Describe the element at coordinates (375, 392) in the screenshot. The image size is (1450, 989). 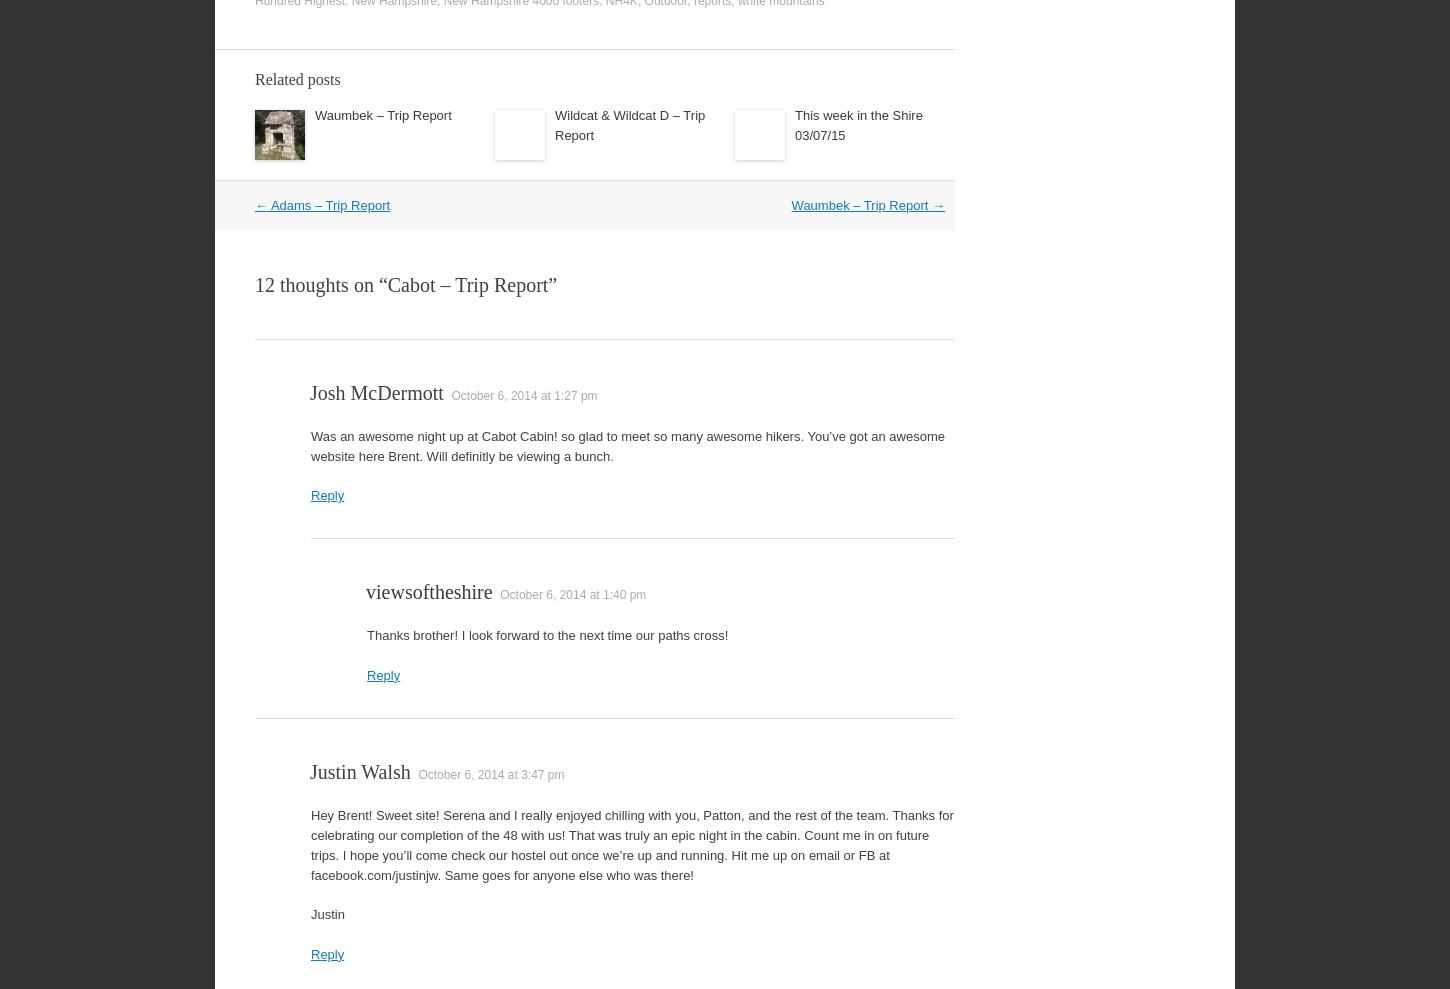
I see `'Josh McDermott'` at that location.